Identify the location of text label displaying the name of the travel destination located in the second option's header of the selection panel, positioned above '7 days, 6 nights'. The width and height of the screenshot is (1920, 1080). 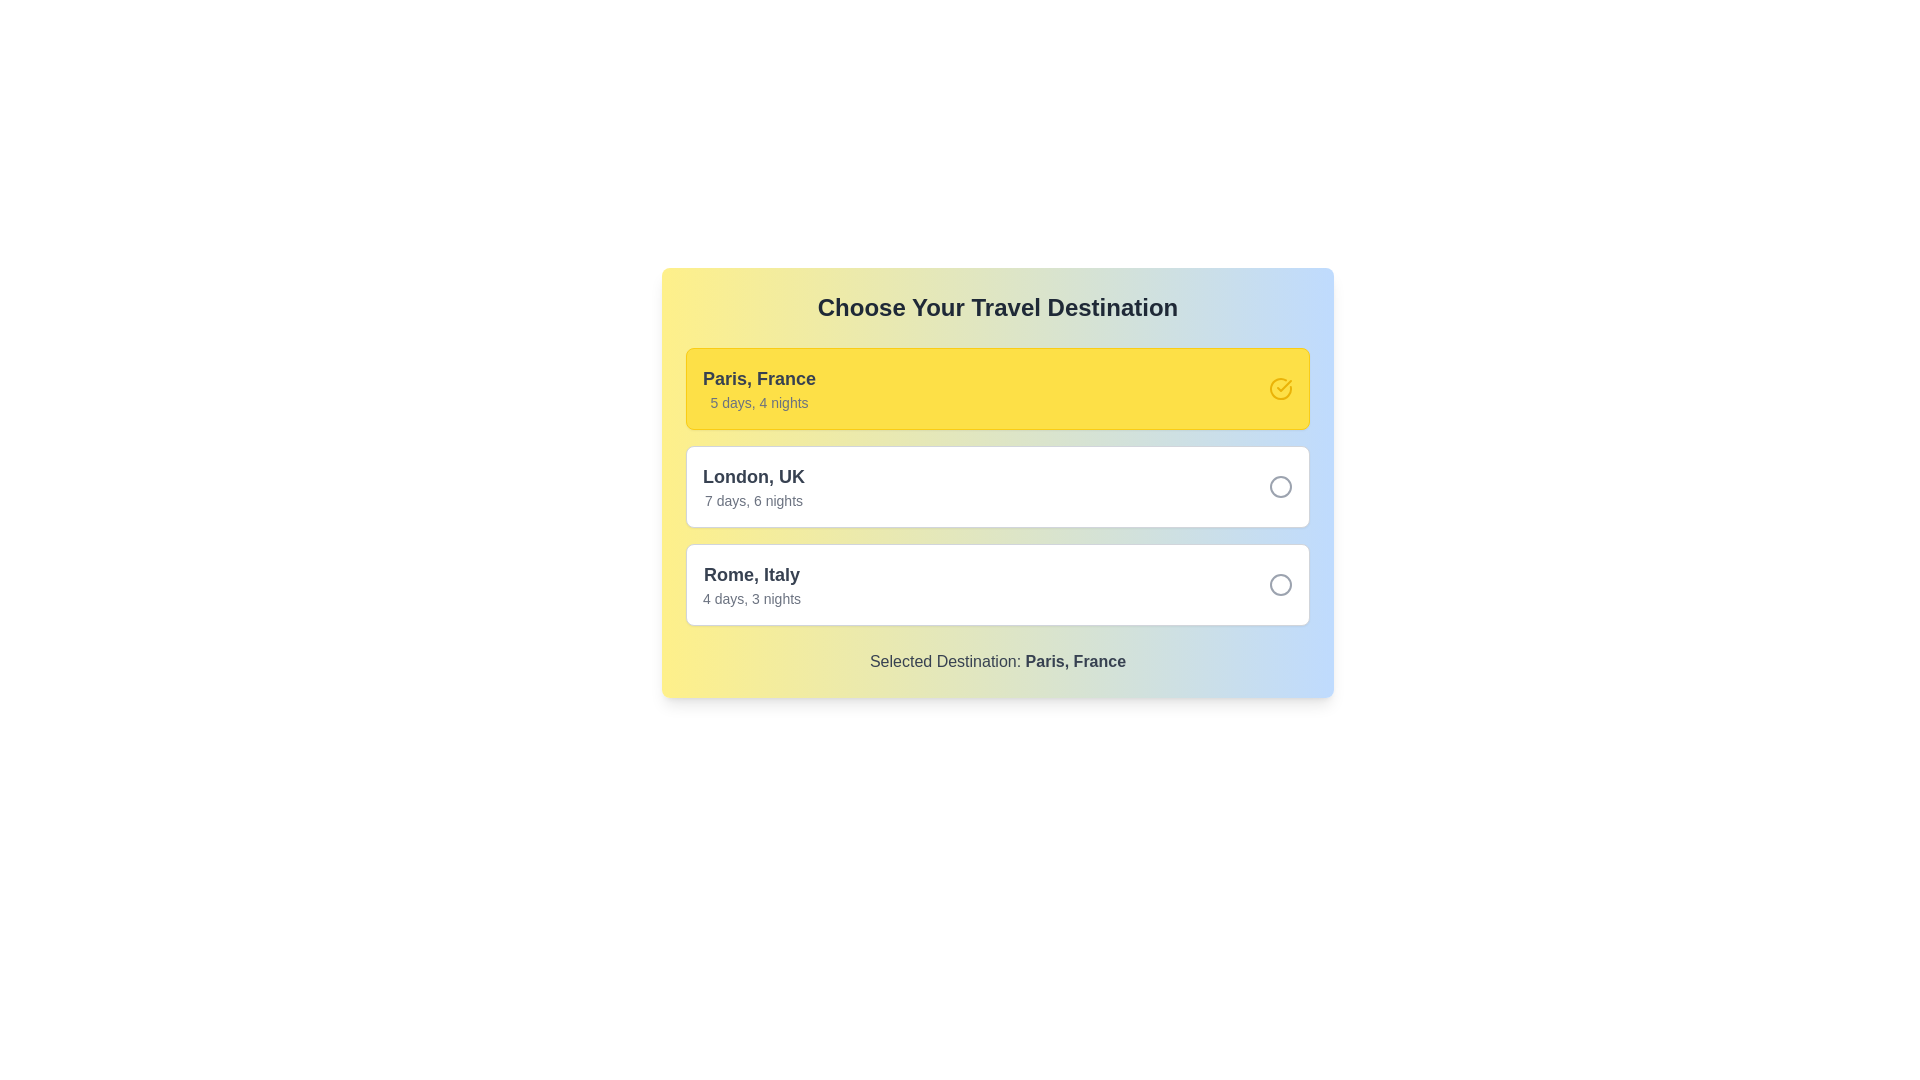
(752, 477).